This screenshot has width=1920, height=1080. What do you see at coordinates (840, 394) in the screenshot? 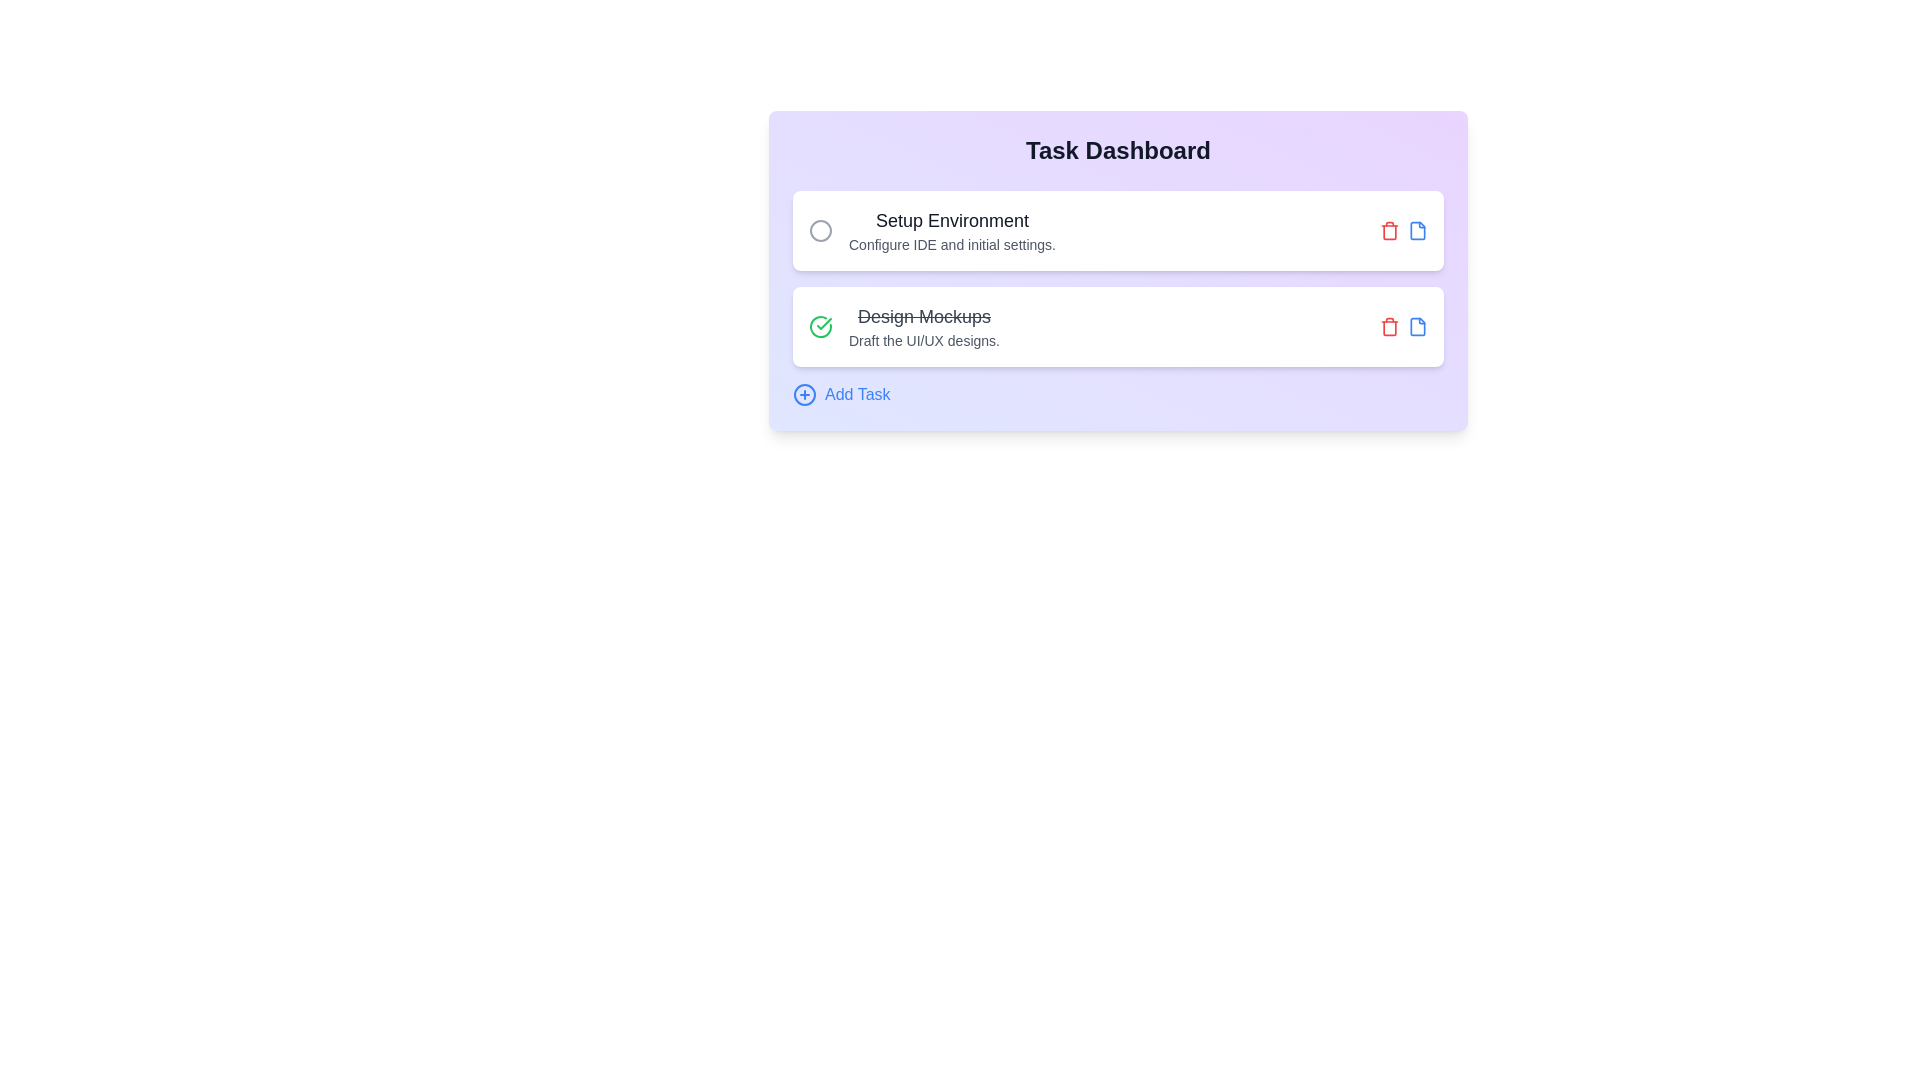
I see `the 'Add Task' button to add a new task to the dashboard` at bounding box center [840, 394].